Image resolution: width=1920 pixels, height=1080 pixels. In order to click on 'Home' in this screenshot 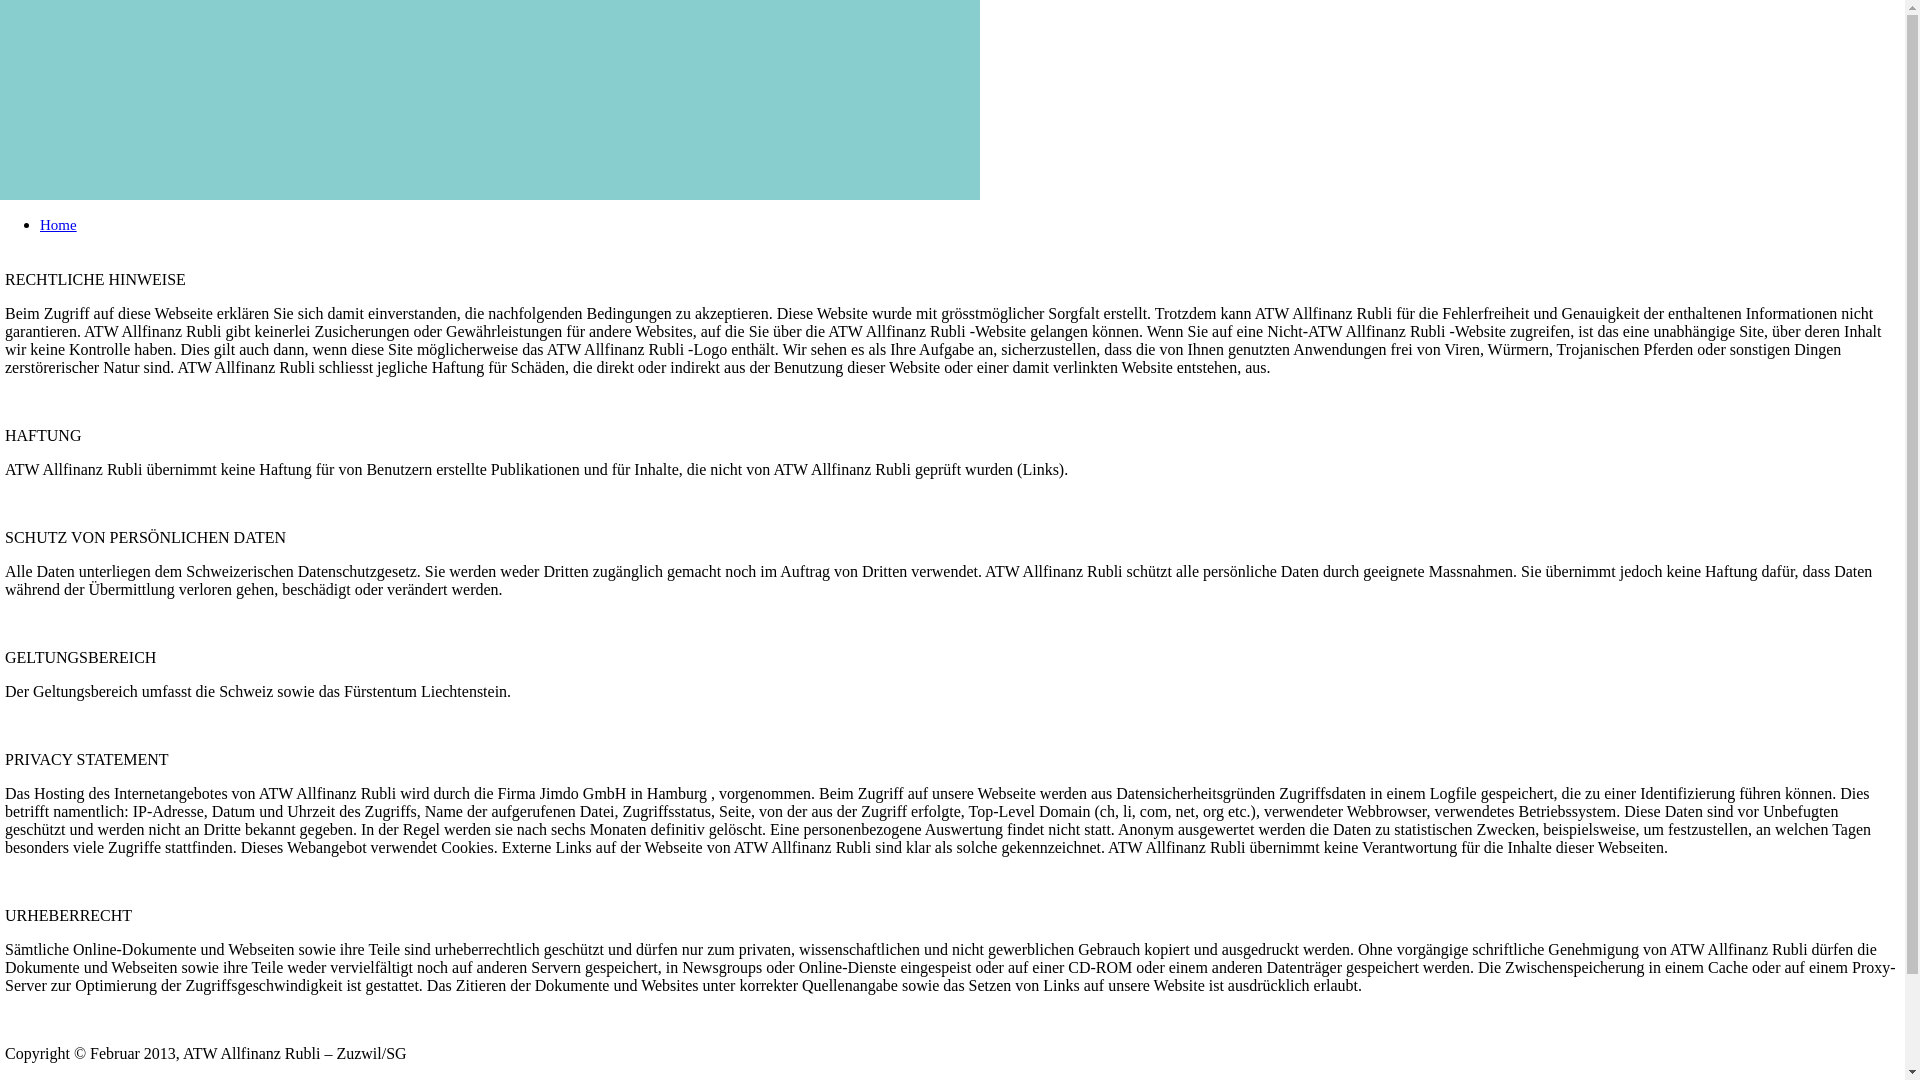, I will do `click(58, 224)`.